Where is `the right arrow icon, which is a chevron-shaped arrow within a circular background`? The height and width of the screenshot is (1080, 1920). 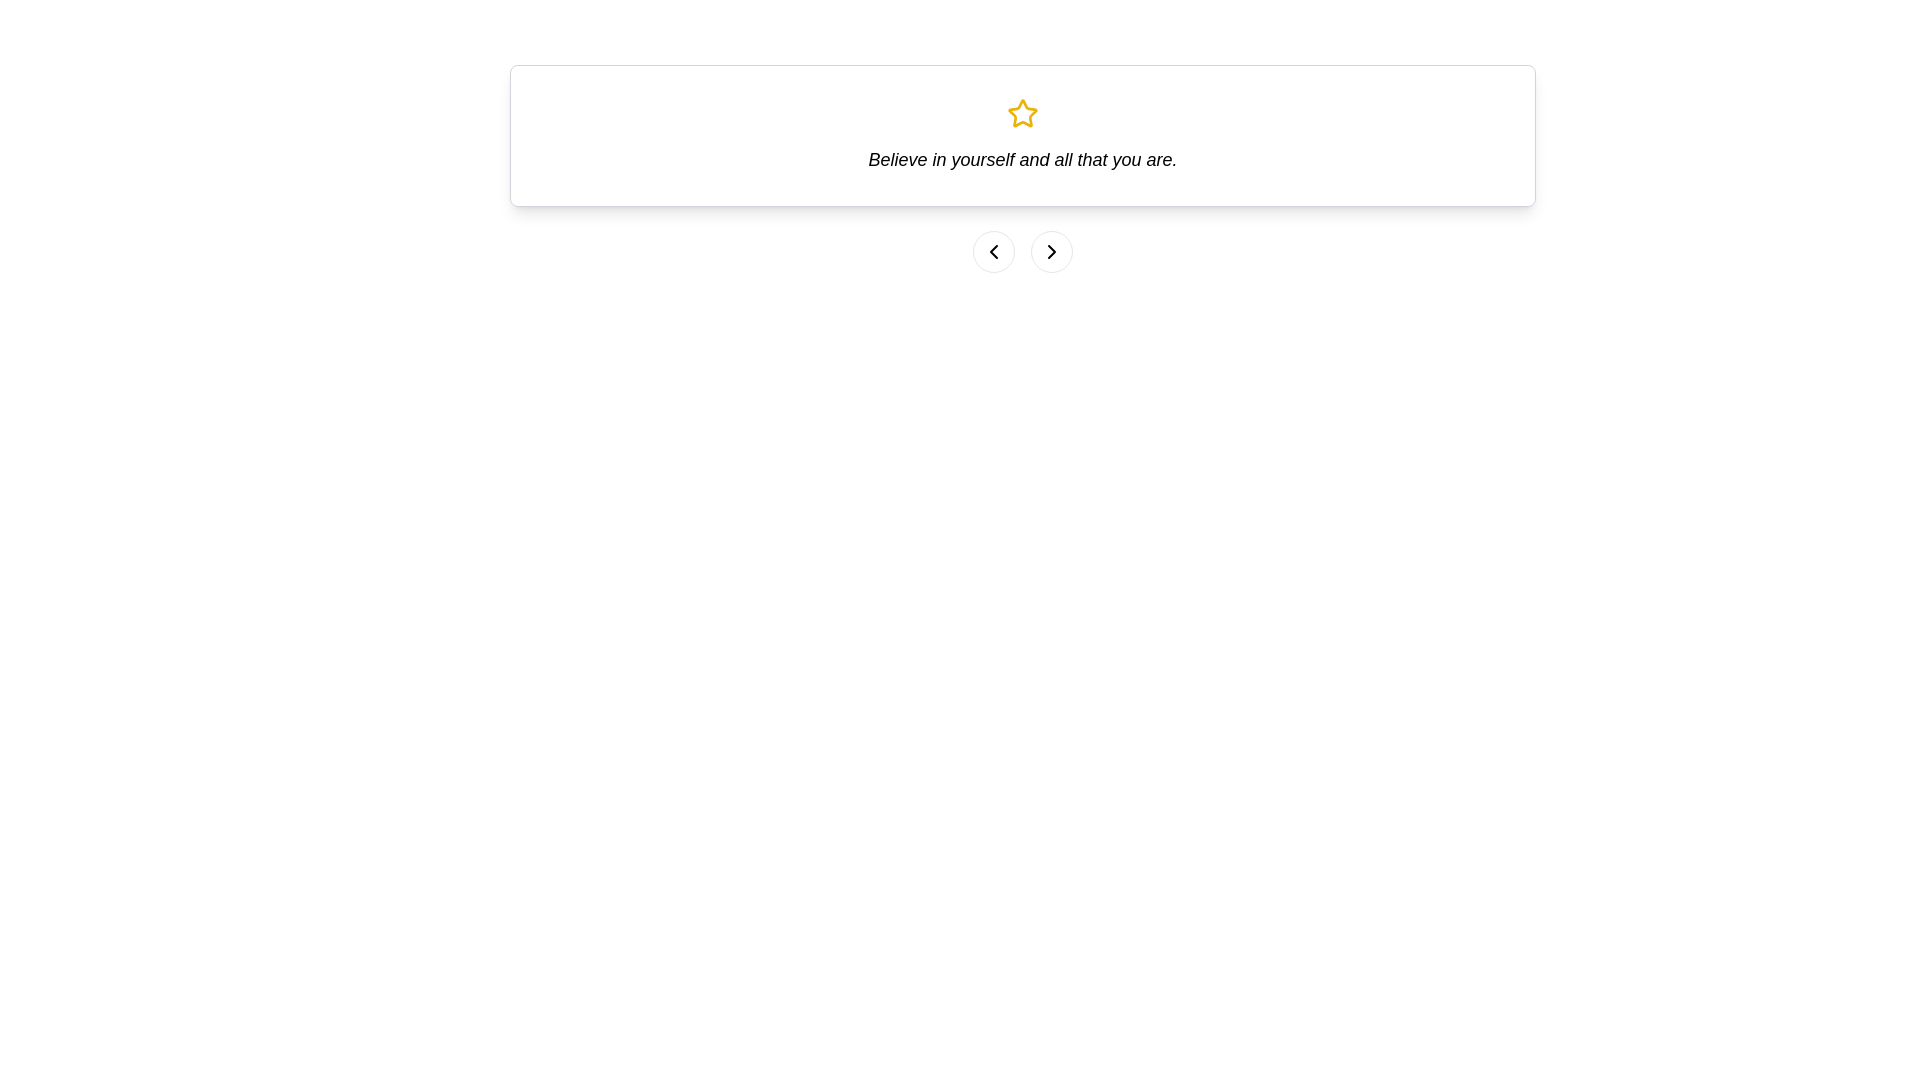 the right arrow icon, which is a chevron-shaped arrow within a circular background is located at coordinates (1050, 250).